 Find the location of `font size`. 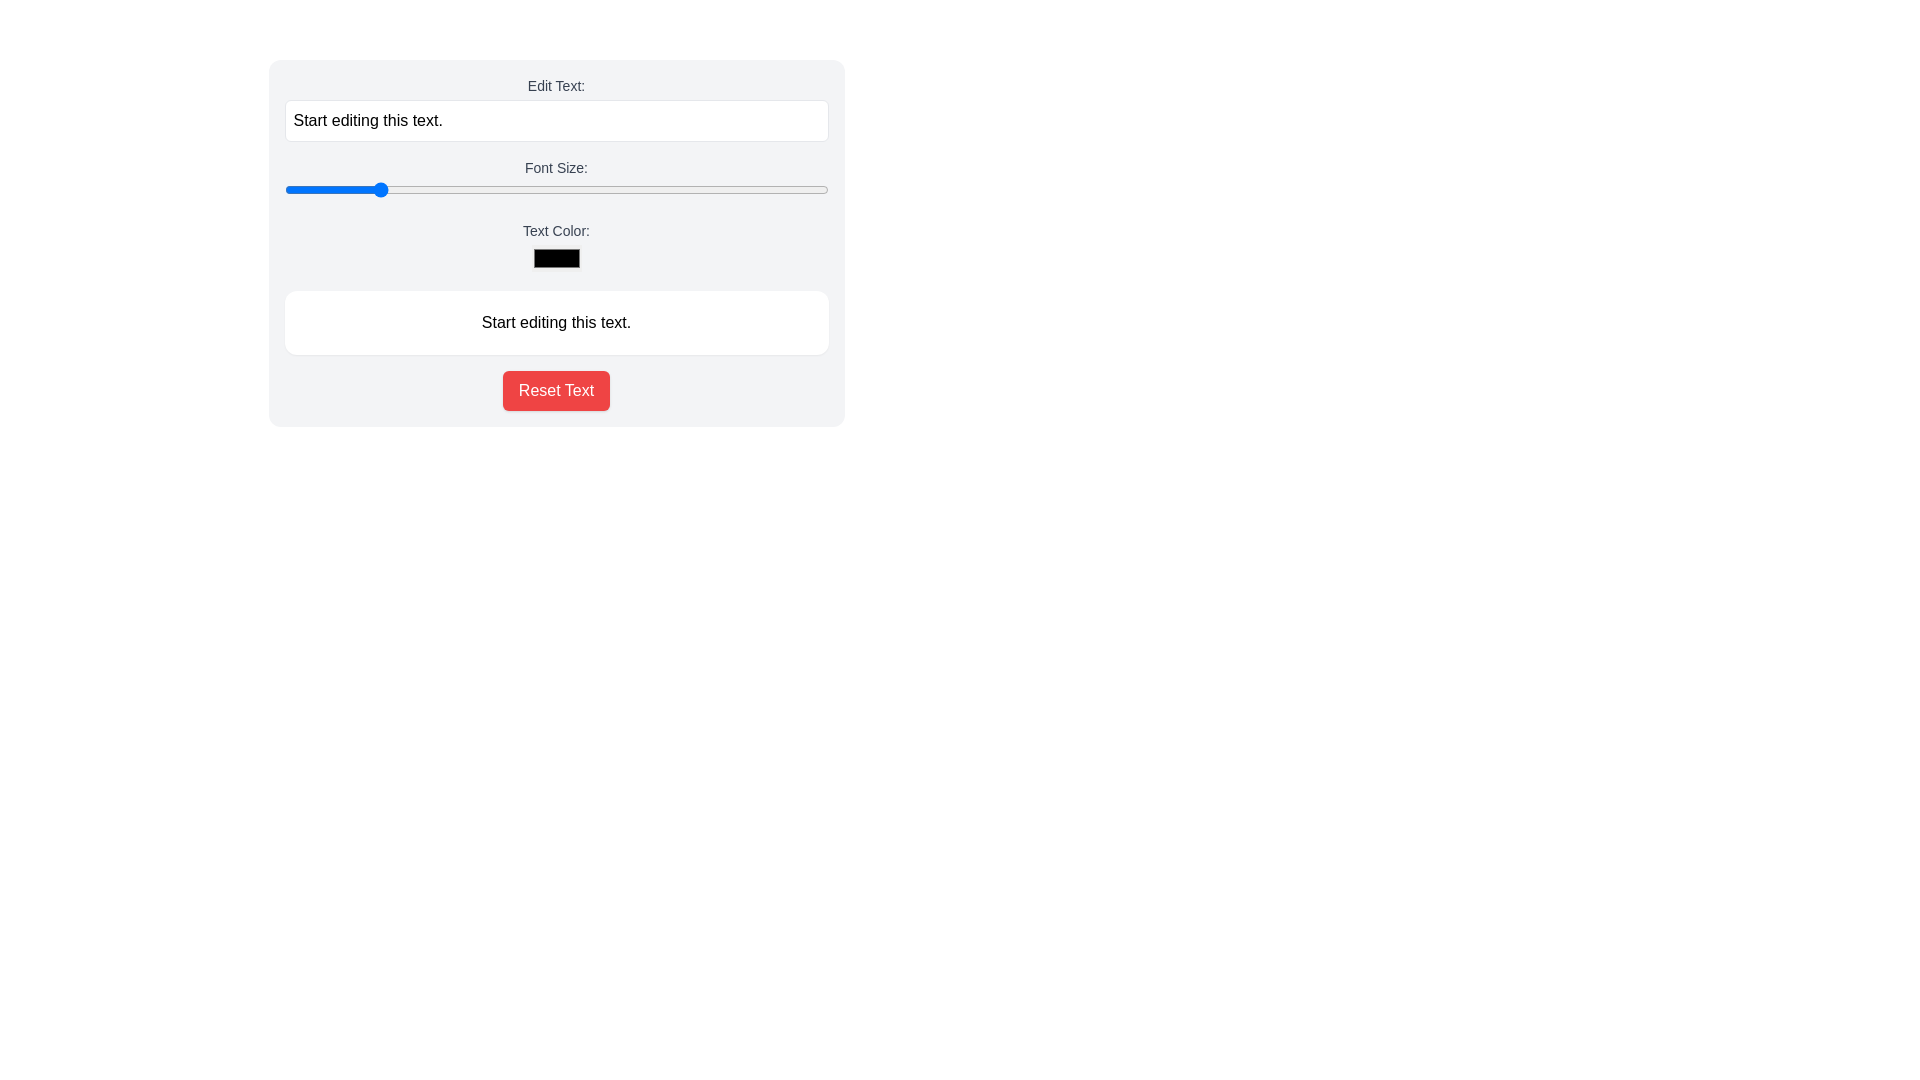

font size is located at coordinates (375, 189).